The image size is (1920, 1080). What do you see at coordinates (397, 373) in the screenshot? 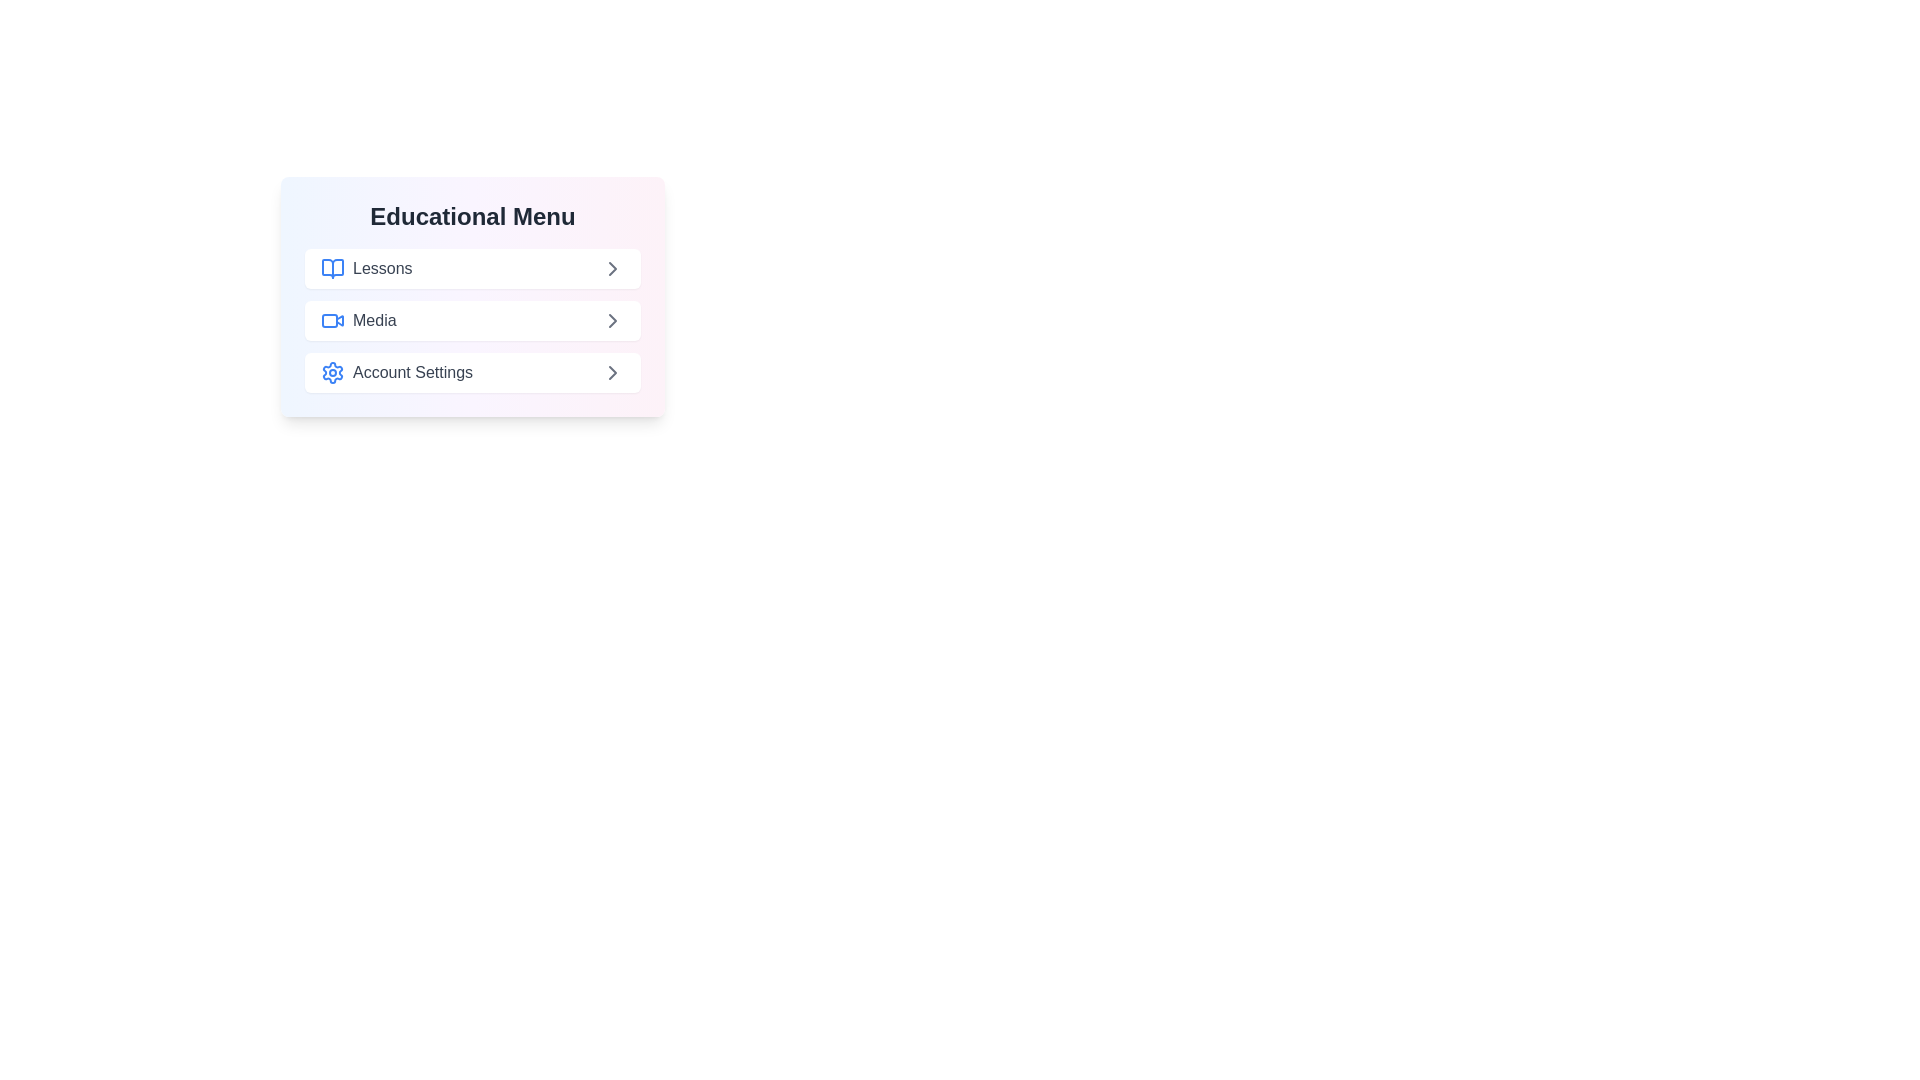
I see `the icon of the Account Settings button, which is the third item in the vertical list within the educational menu box` at bounding box center [397, 373].